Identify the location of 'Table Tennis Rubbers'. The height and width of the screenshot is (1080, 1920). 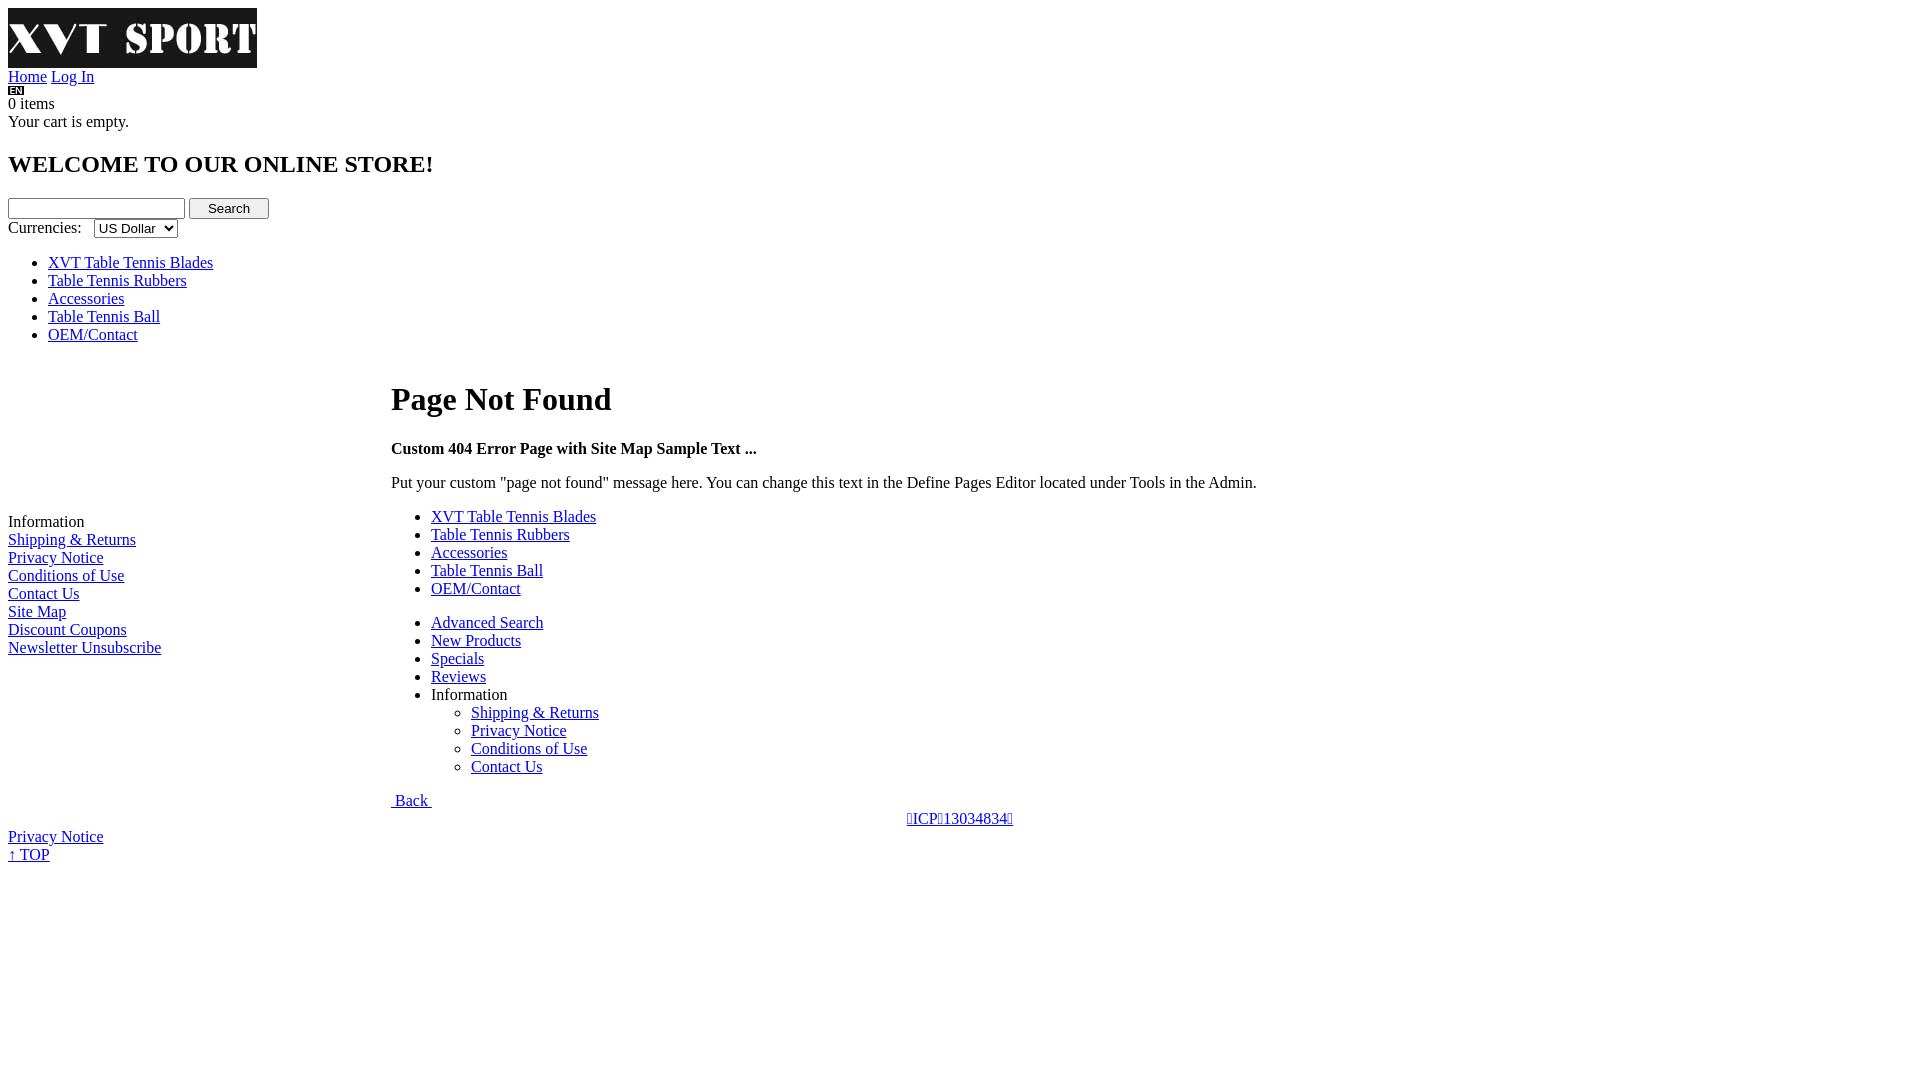
(48, 280).